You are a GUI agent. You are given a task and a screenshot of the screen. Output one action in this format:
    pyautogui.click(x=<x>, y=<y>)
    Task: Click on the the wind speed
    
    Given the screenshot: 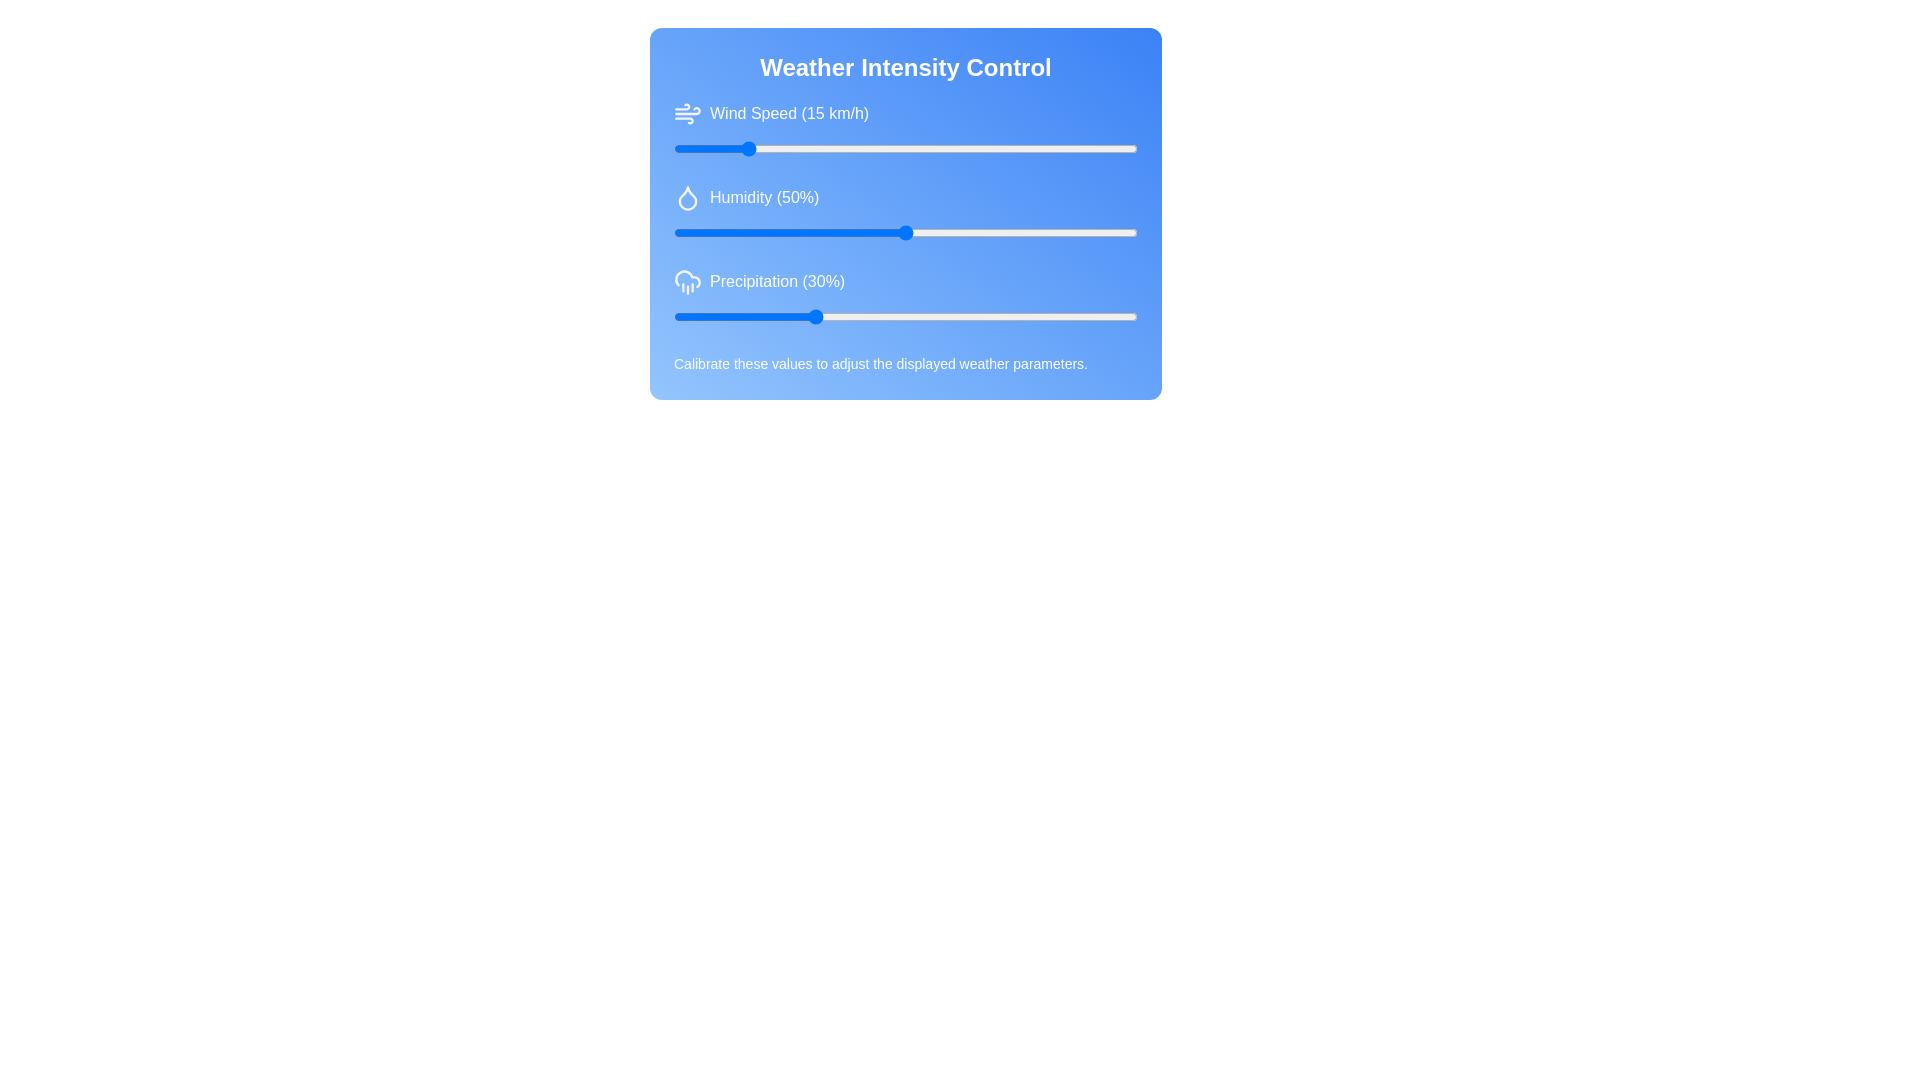 What is the action you would take?
    pyautogui.click(x=1133, y=148)
    